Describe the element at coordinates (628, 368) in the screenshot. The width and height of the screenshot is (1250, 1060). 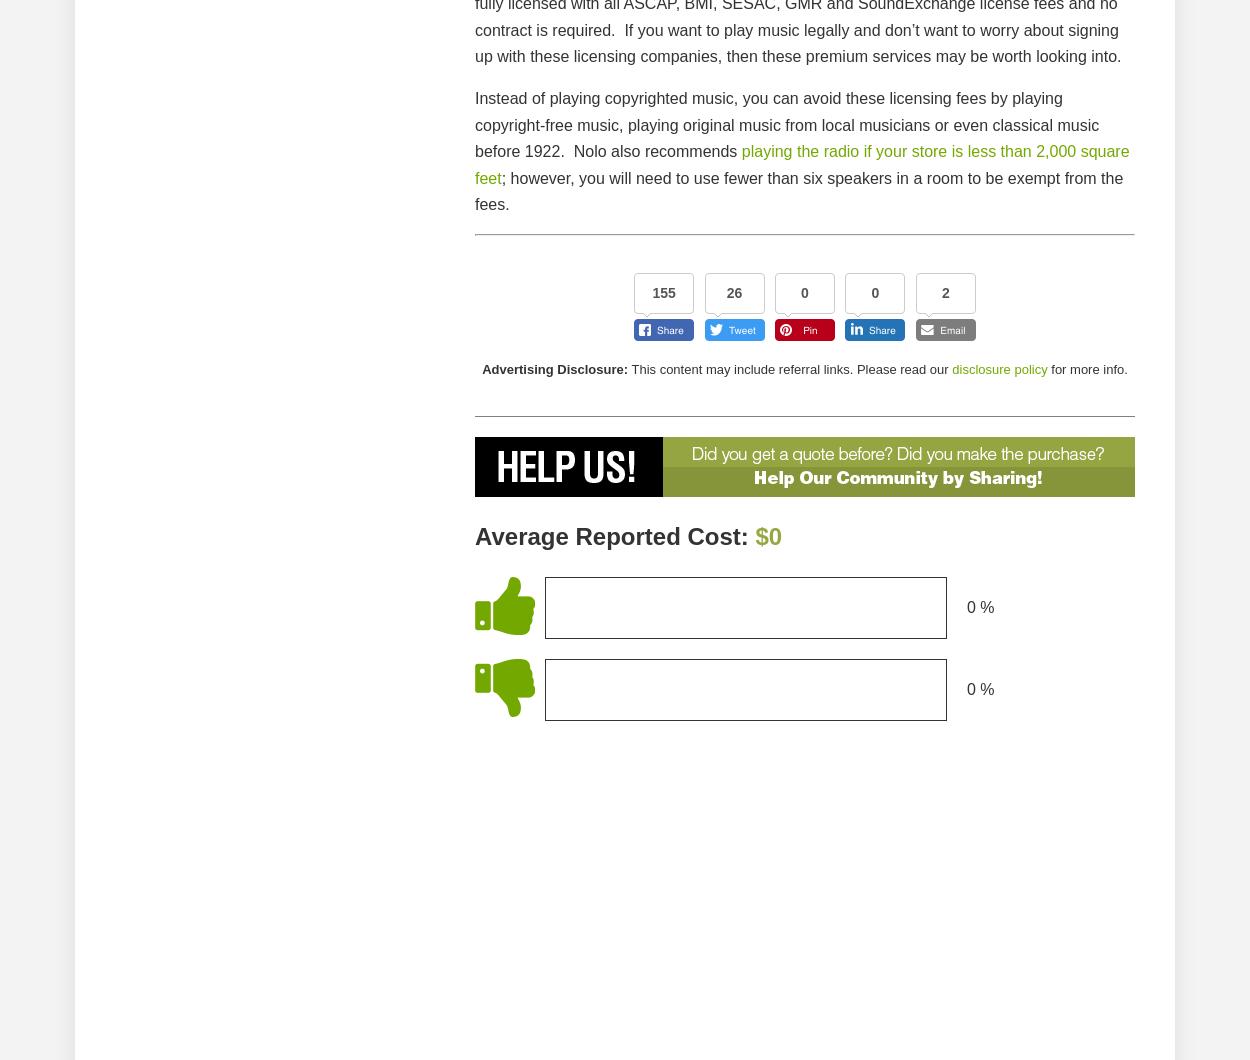
I see `'This content may include referral links.  Please read our'` at that location.